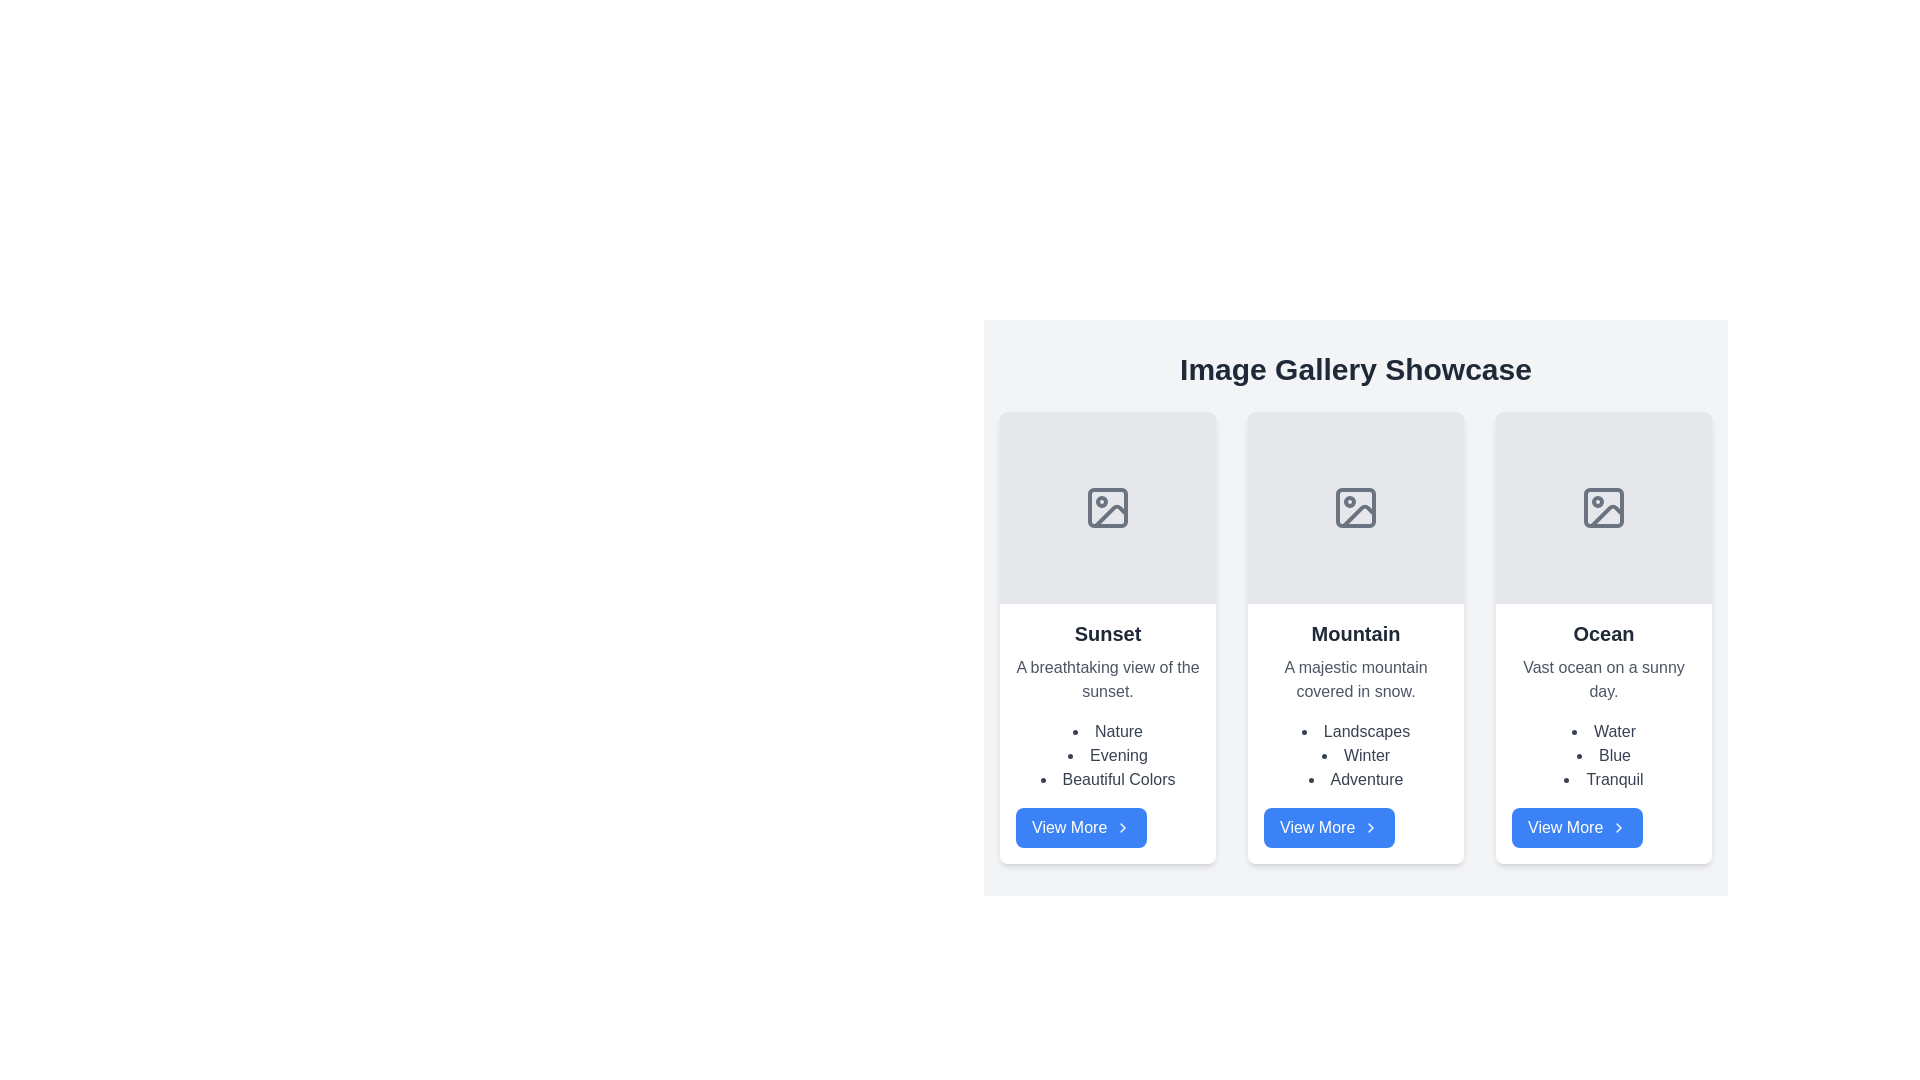 The image size is (1920, 1080). Describe the element at coordinates (1107, 733) in the screenshot. I see `the first card in the image gallery that describes a sunset-related topic` at that location.